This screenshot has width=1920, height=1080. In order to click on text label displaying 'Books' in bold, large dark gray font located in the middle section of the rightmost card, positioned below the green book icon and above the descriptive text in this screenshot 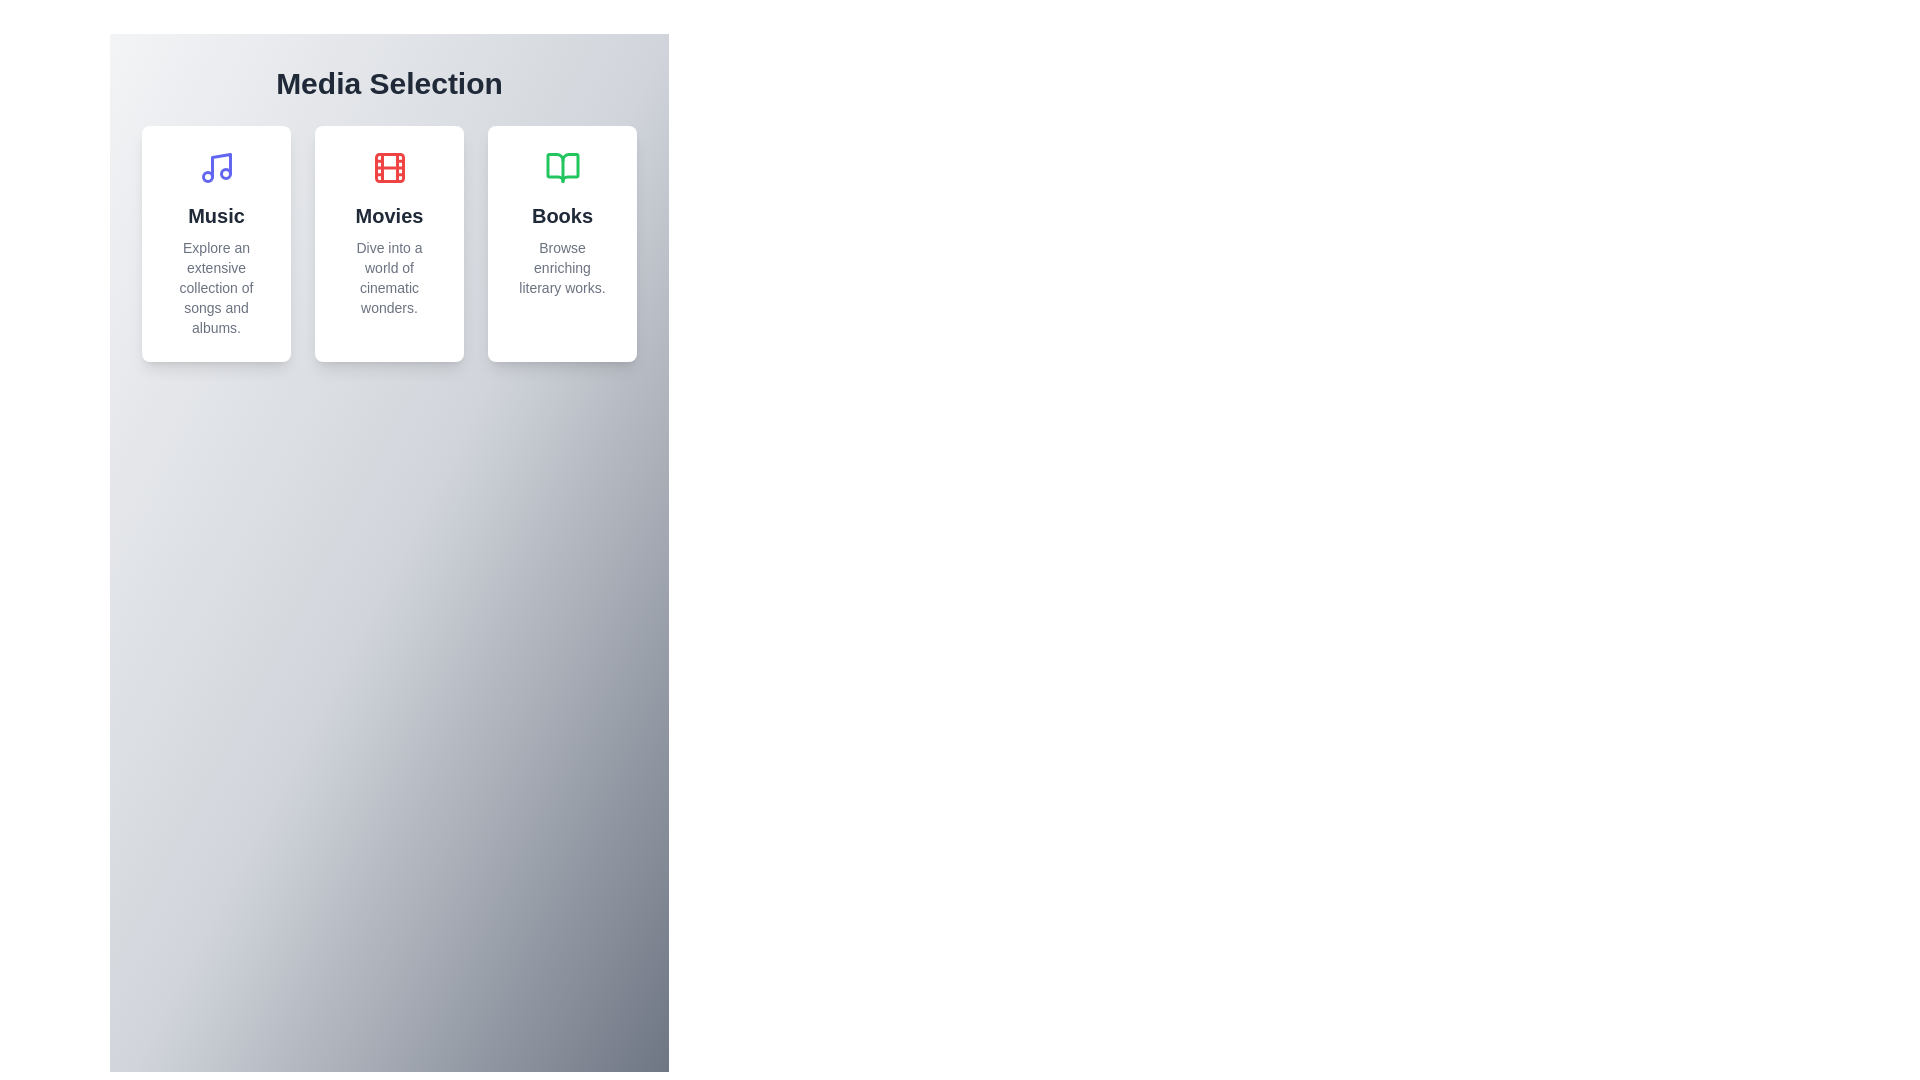, I will do `click(561, 216)`.